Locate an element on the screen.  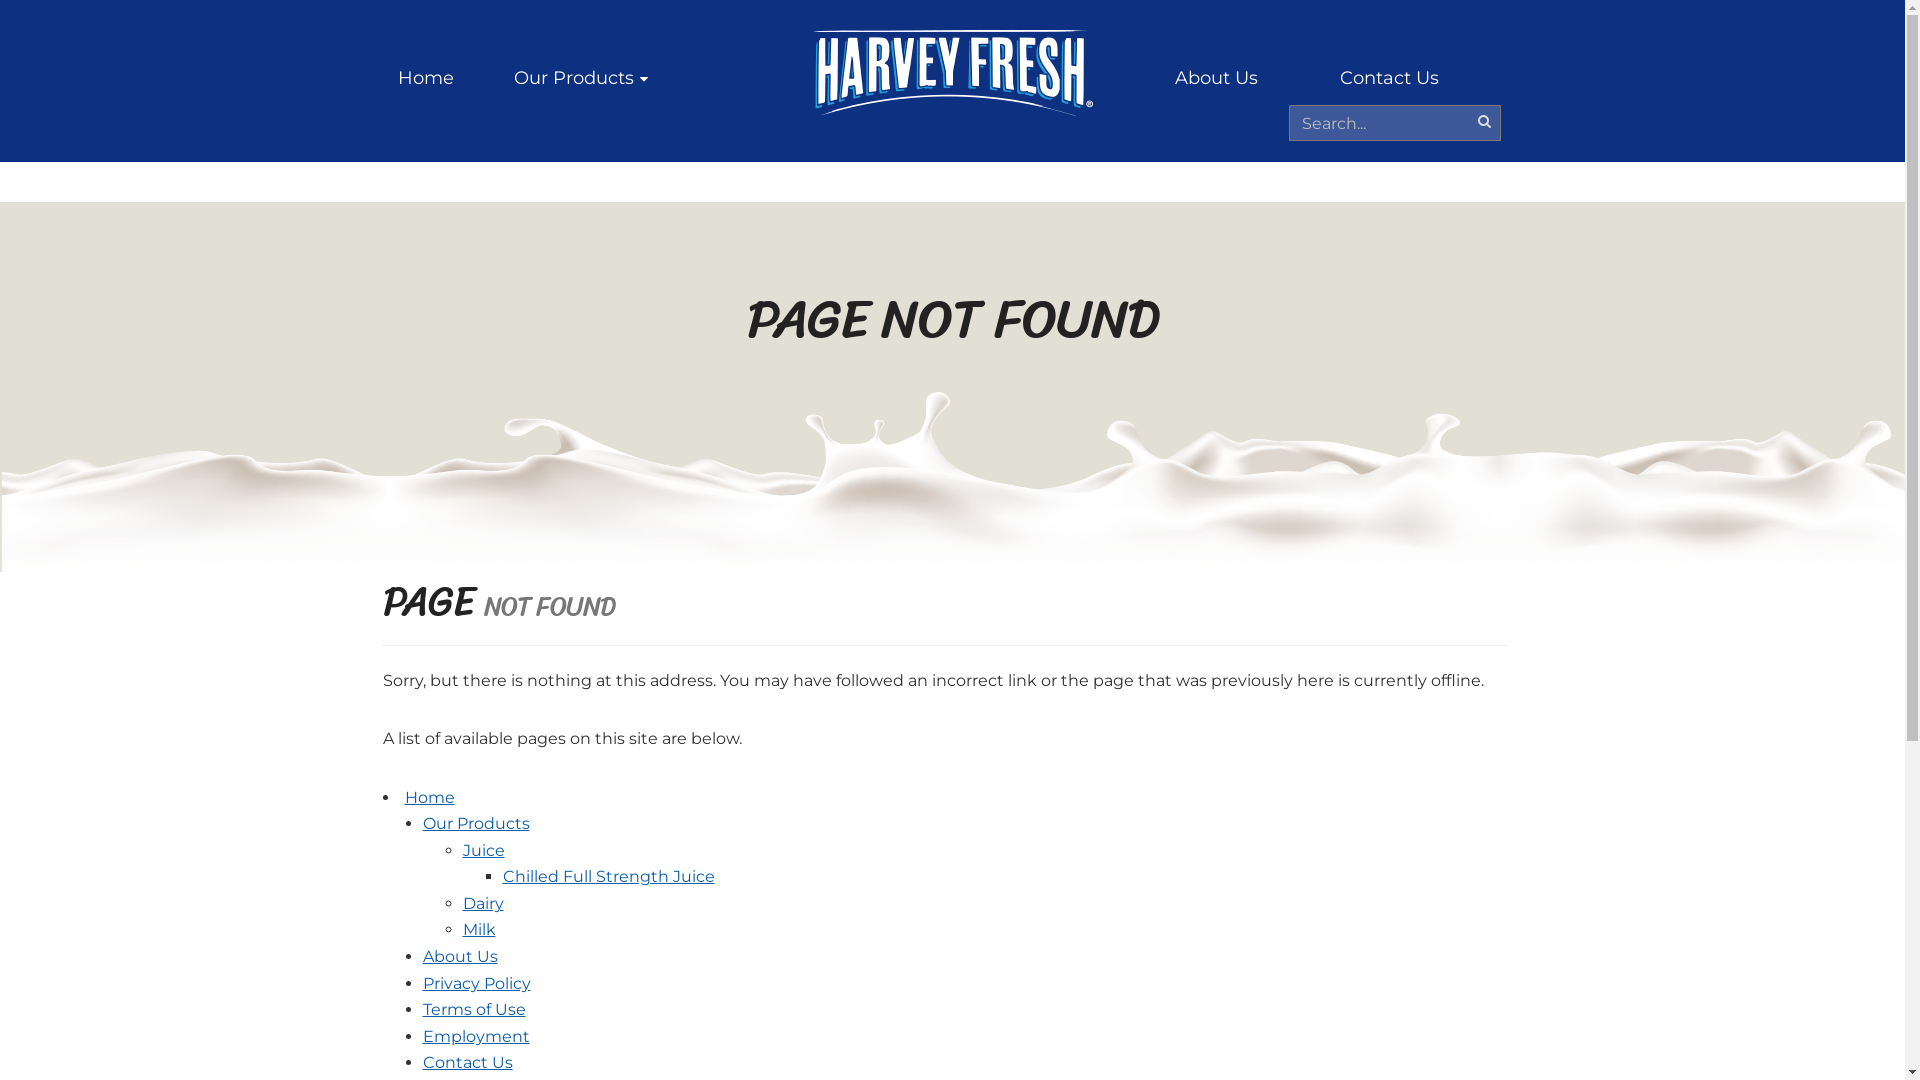
'Chilled Full Strength Juice' is located at coordinates (607, 875).